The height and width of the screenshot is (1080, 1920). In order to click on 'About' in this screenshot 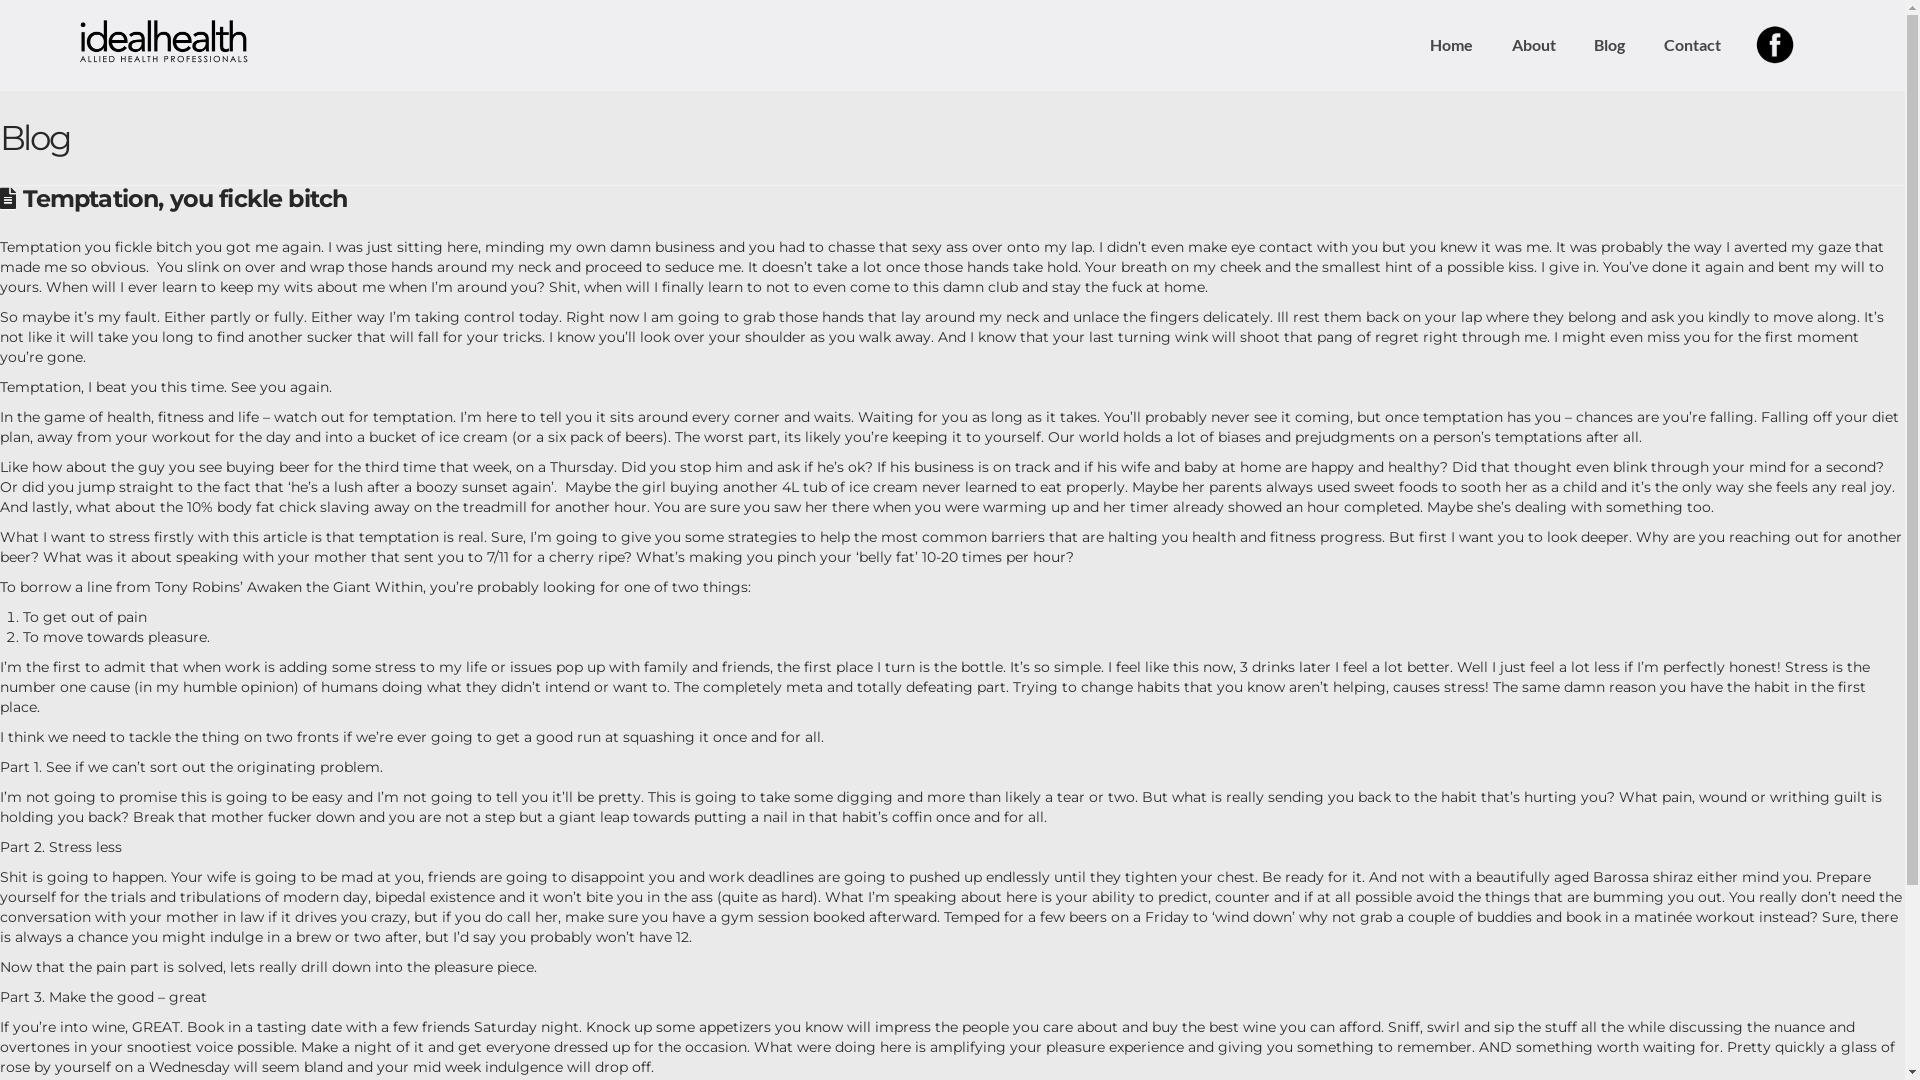, I will do `click(1532, 45)`.